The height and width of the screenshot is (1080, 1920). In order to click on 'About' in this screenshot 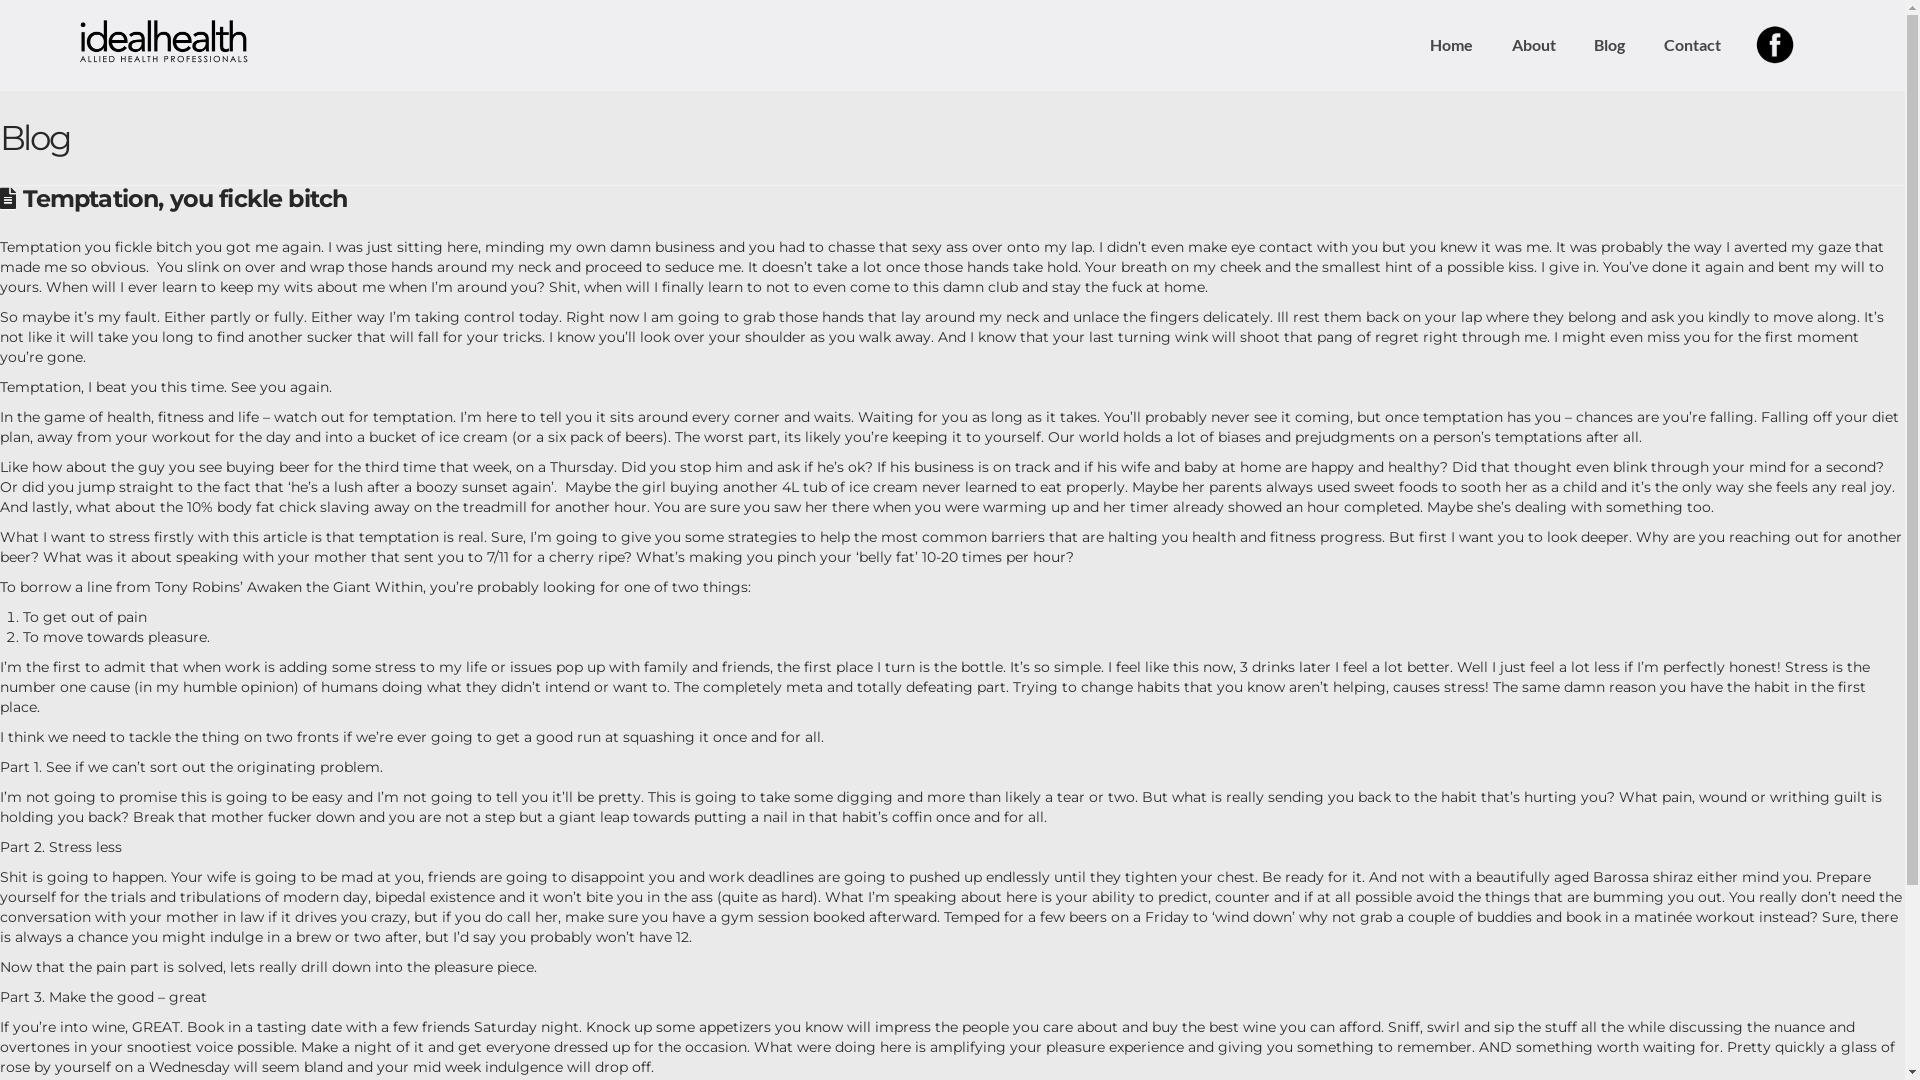, I will do `click(1532, 45)`.